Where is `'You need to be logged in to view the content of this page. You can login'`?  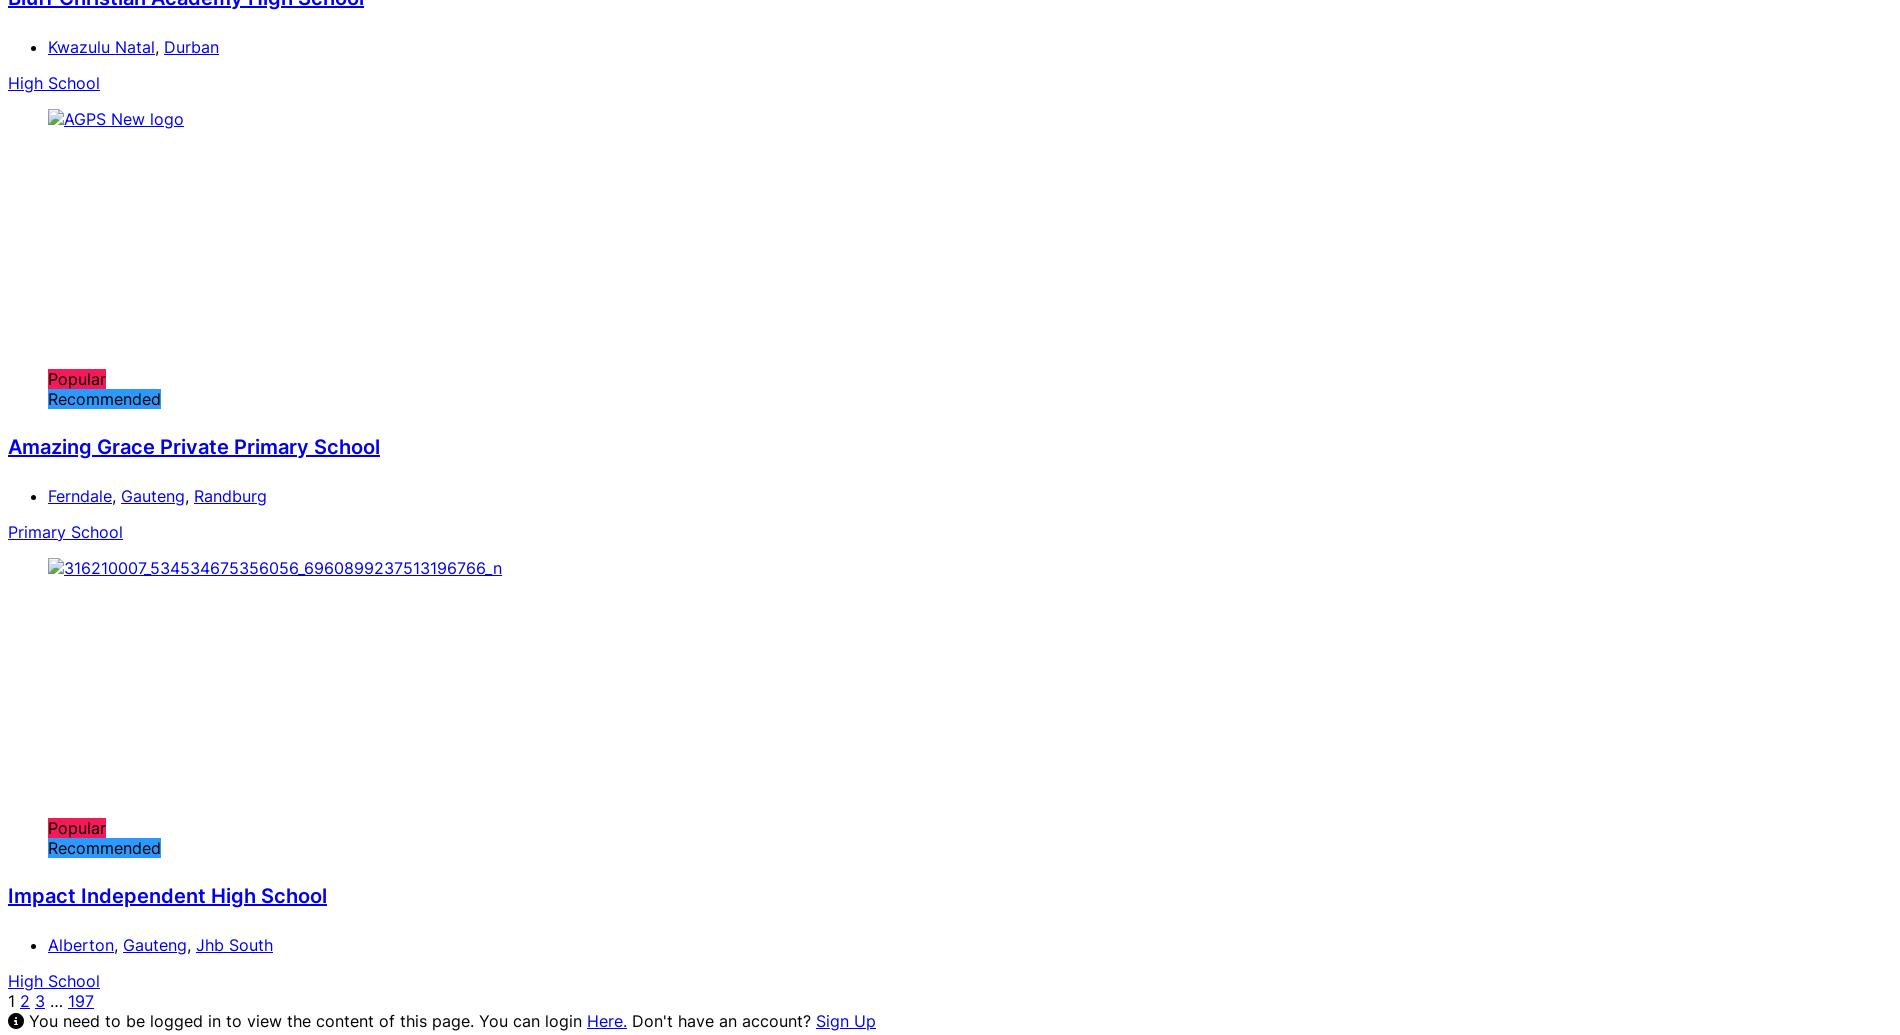
'You need to be logged in to view the content of this page. You can login' is located at coordinates (23, 1018).